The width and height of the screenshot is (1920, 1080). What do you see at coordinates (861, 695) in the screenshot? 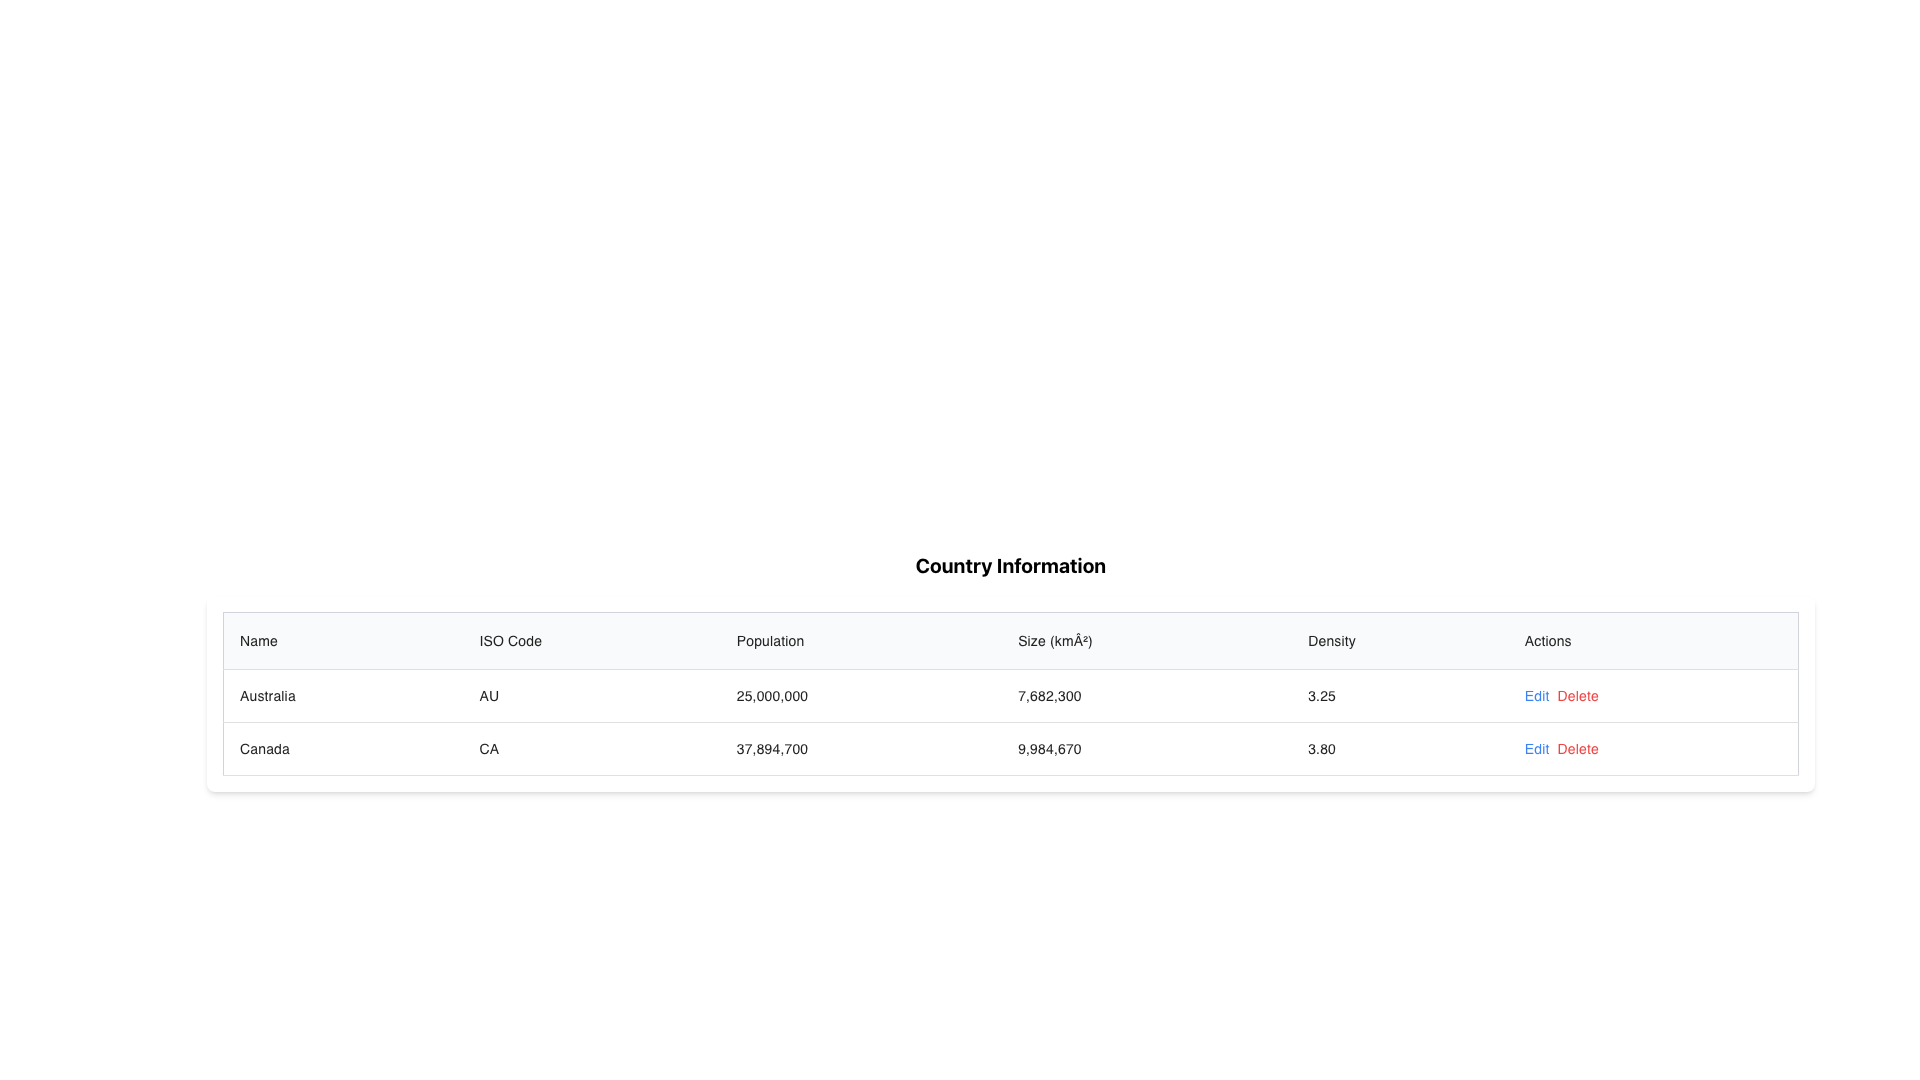
I see `population value for Australia from the third cell in the first row of the table titled 'Country Information'` at bounding box center [861, 695].